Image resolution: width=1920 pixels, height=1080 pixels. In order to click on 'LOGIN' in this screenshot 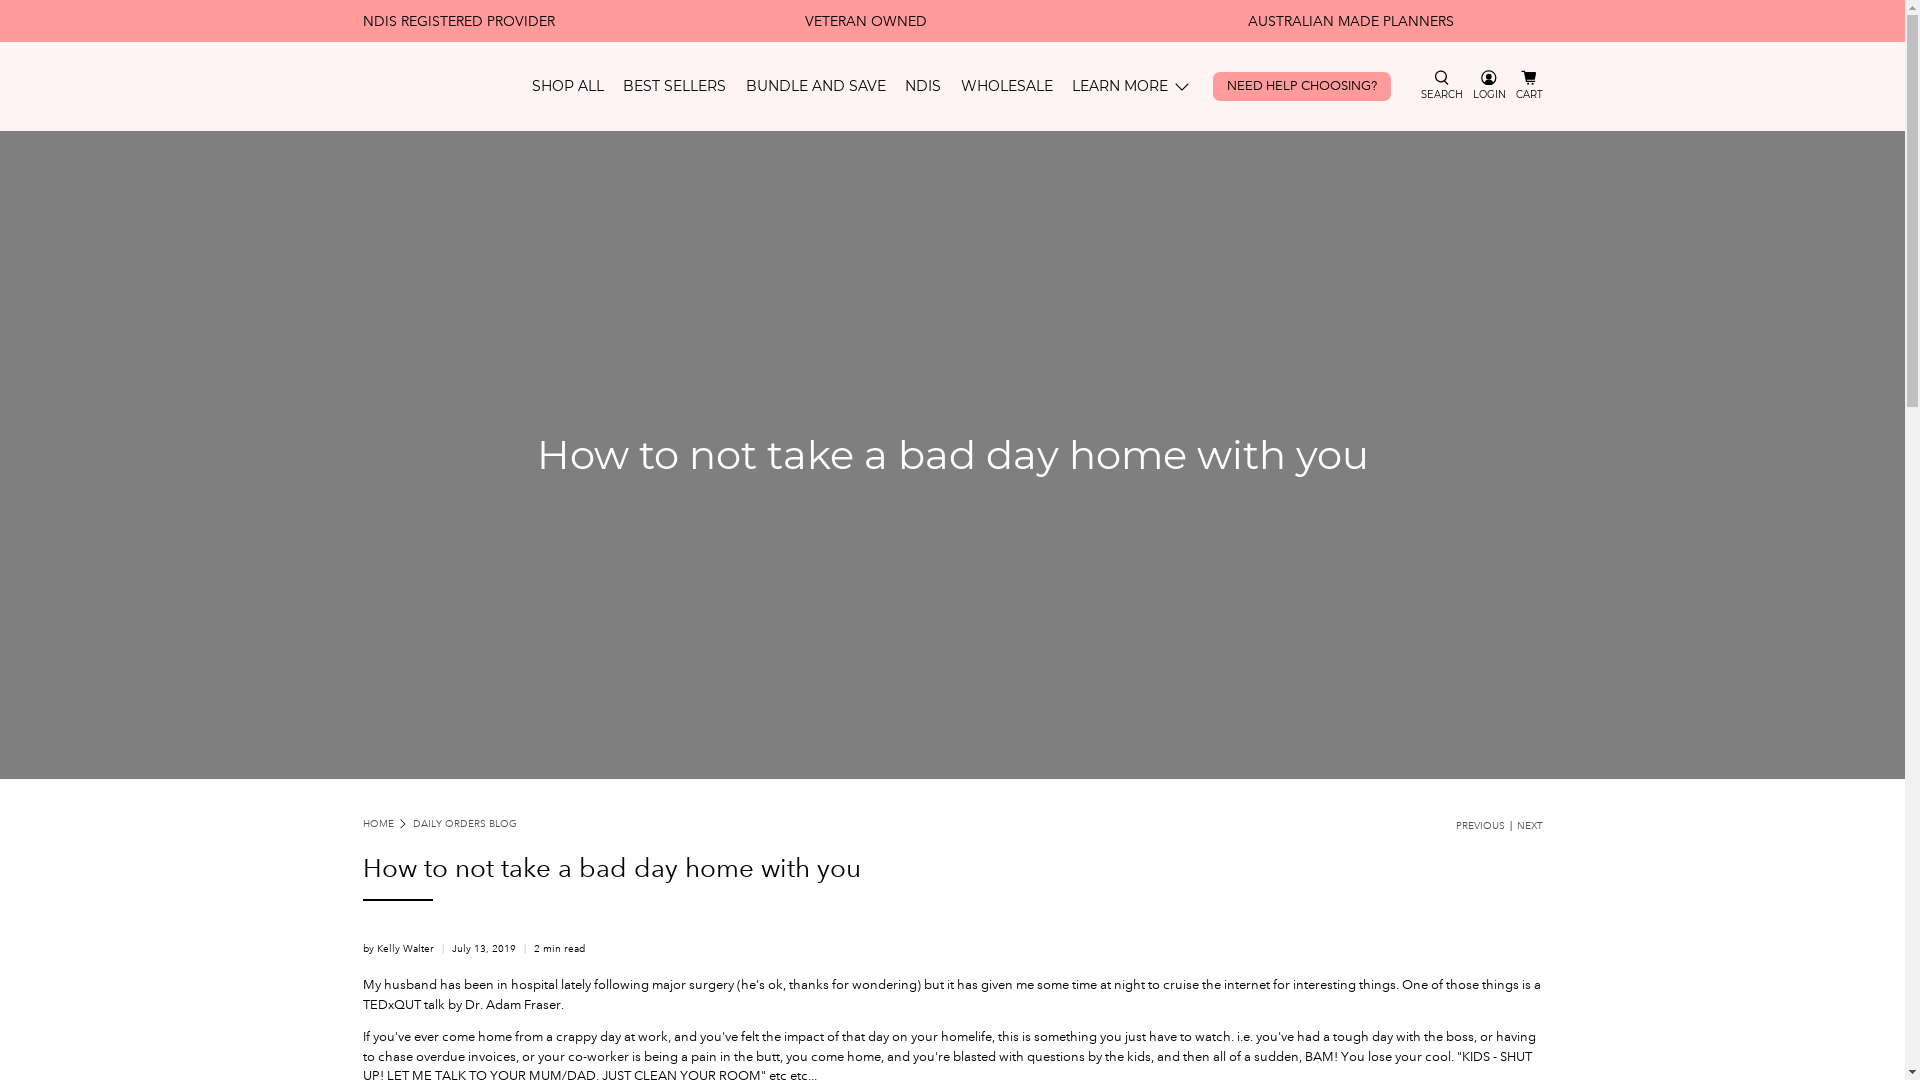, I will do `click(1489, 85)`.